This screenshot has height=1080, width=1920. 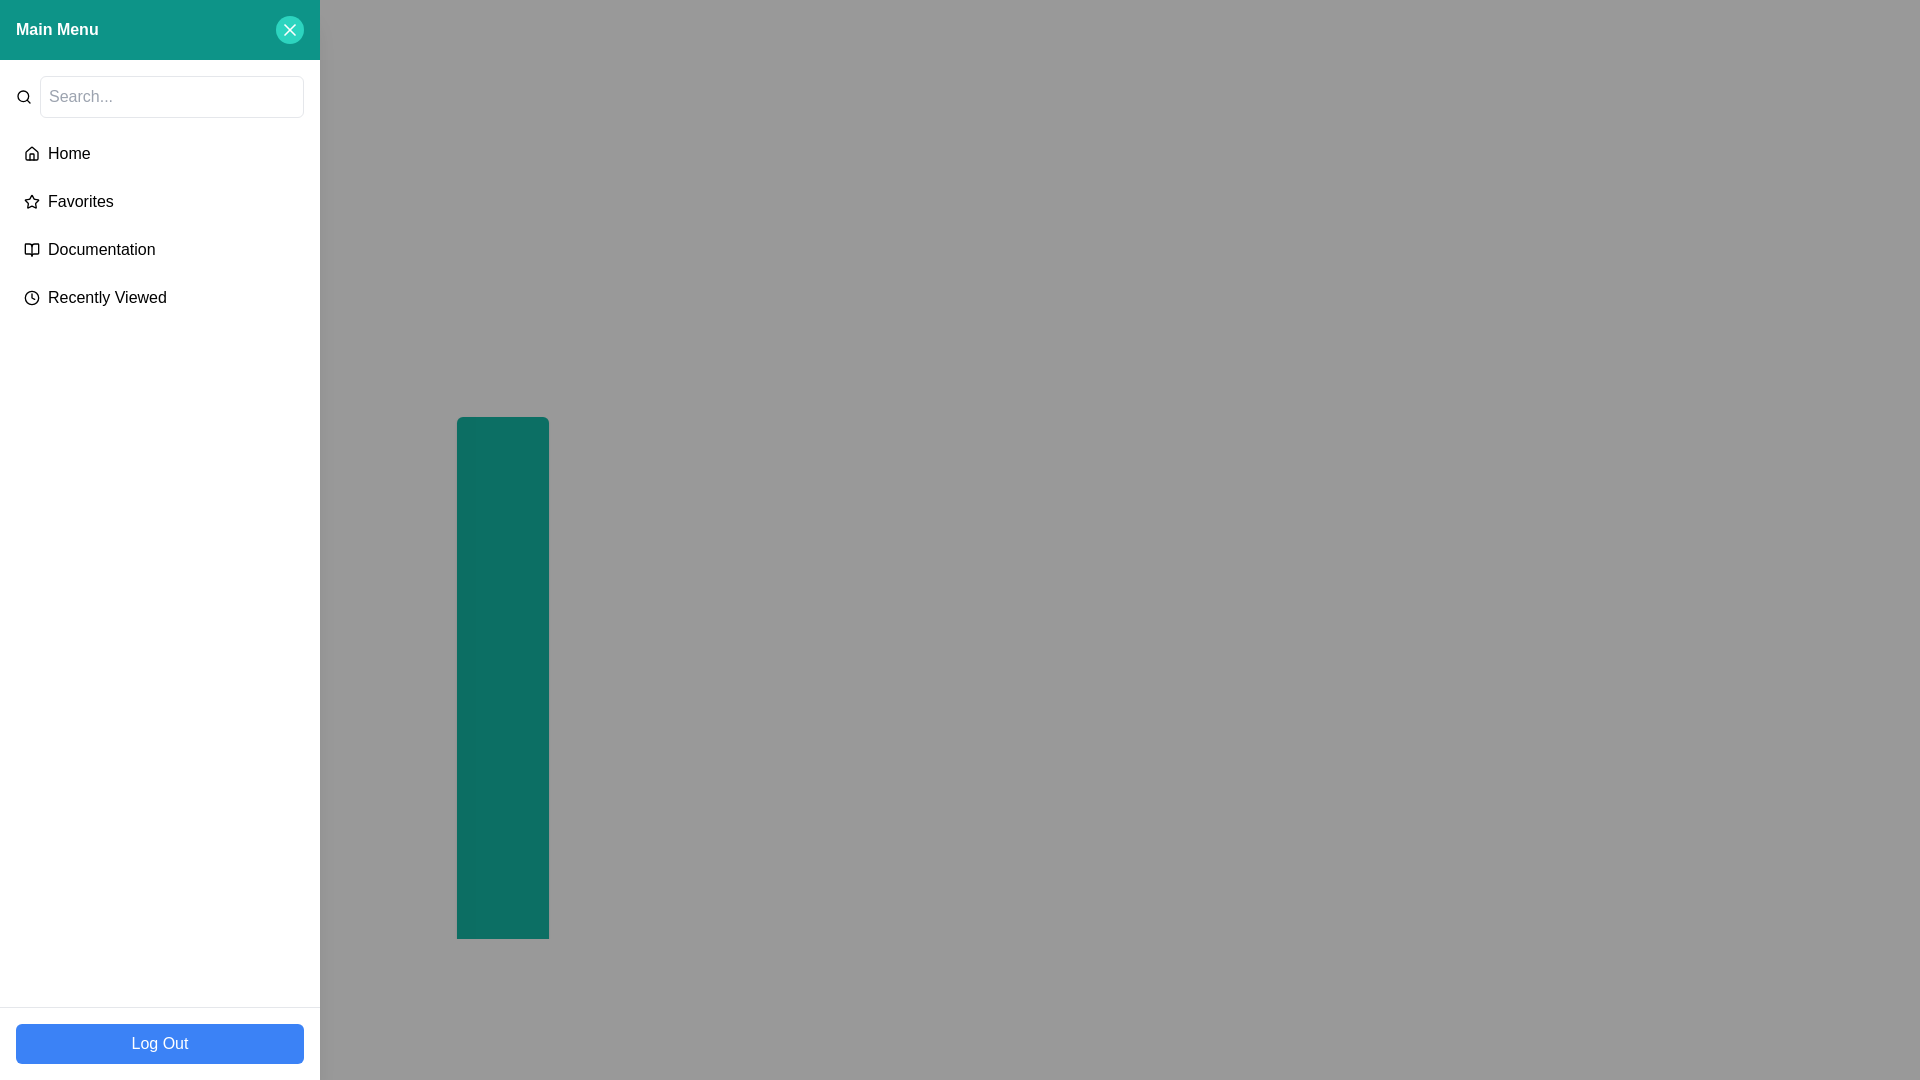 I want to click on the magnifying glass SVG icon used for search functionality, located immediately to the left of the 'Search...' text input box, so click(x=24, y=96).